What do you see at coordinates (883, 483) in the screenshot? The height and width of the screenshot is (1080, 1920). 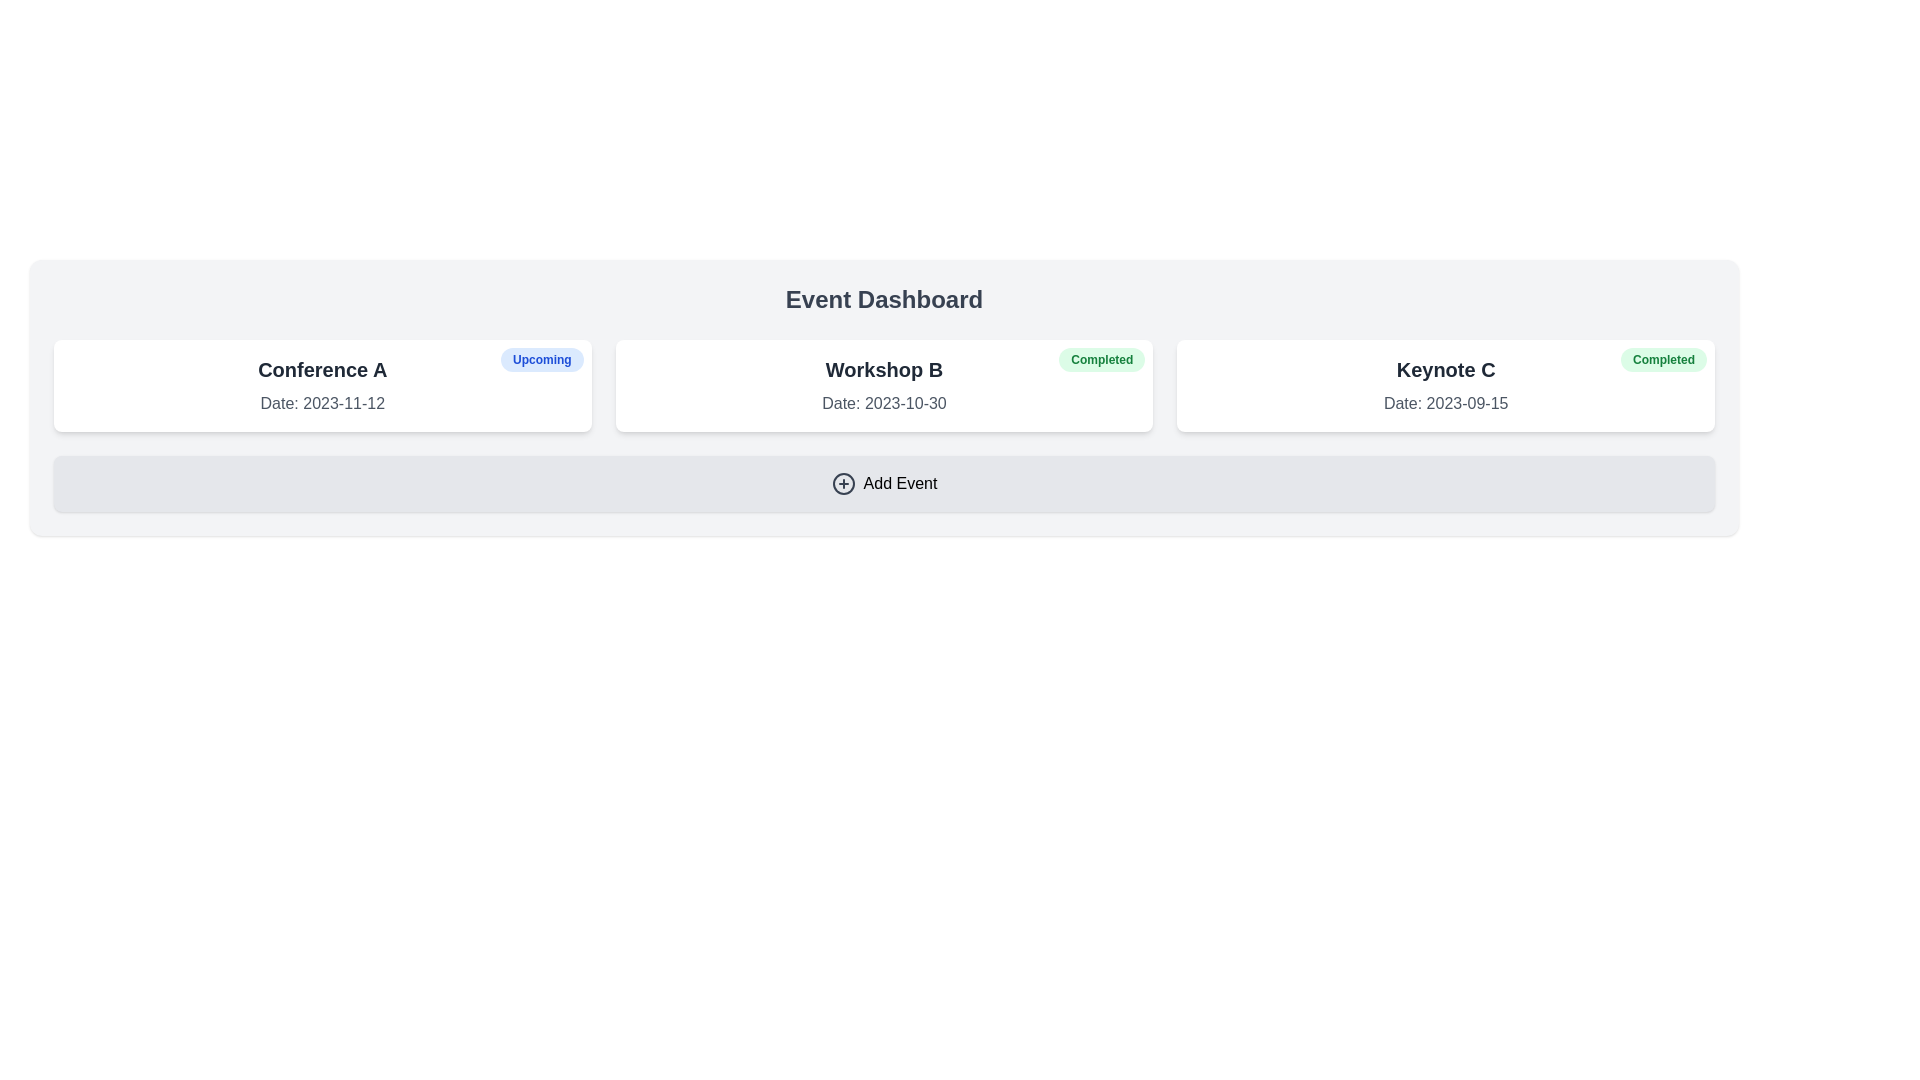 I see `the 'Add Event' button, a rectangular light gray button with rounded edges located at the bottom of the 'Event Dashboard' grid layout` at bounding box center [883, 483].